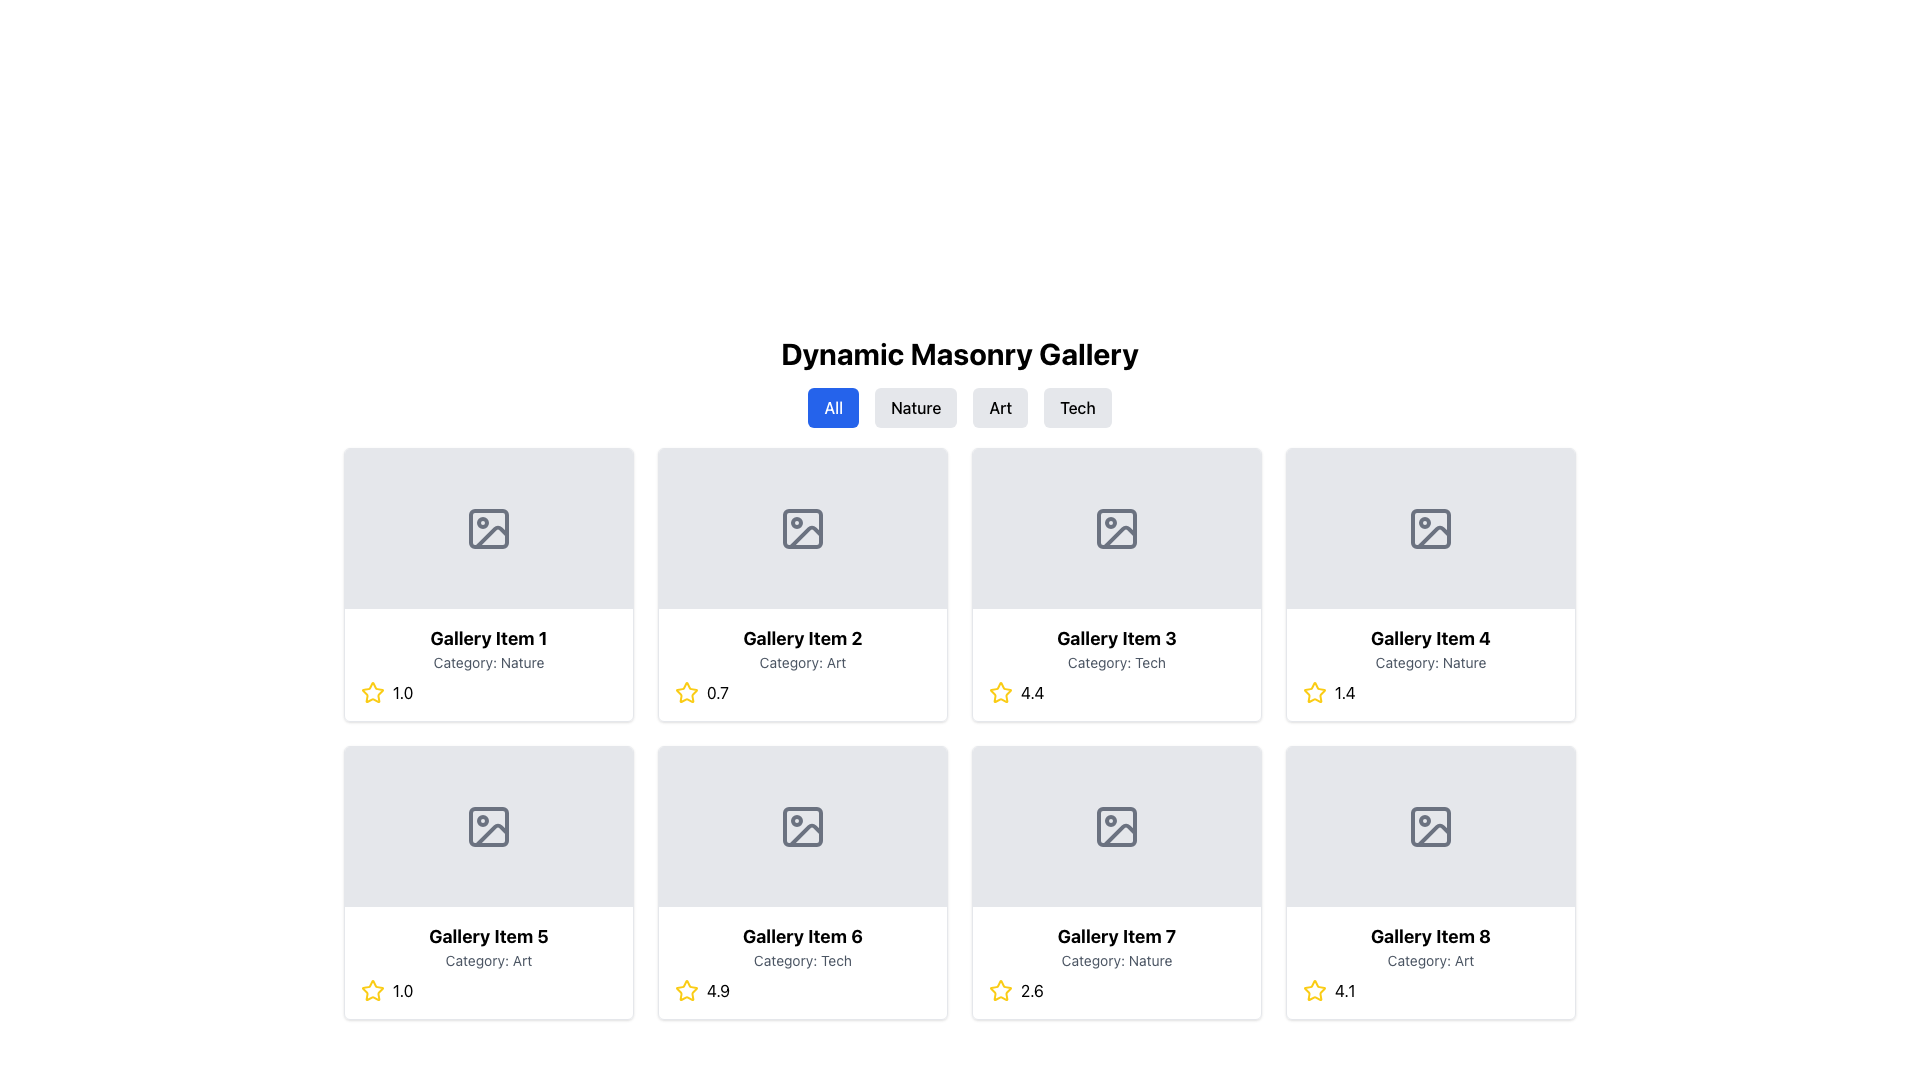  What do you see at coordinates (1429, 527) in the screenshot?
I see `the image placeholder located in the fourth card of the gallery grid labeled 'Gallery Item 4' with category 'Nature' and rating value of 1.4` at bounding box center [1429, 527].